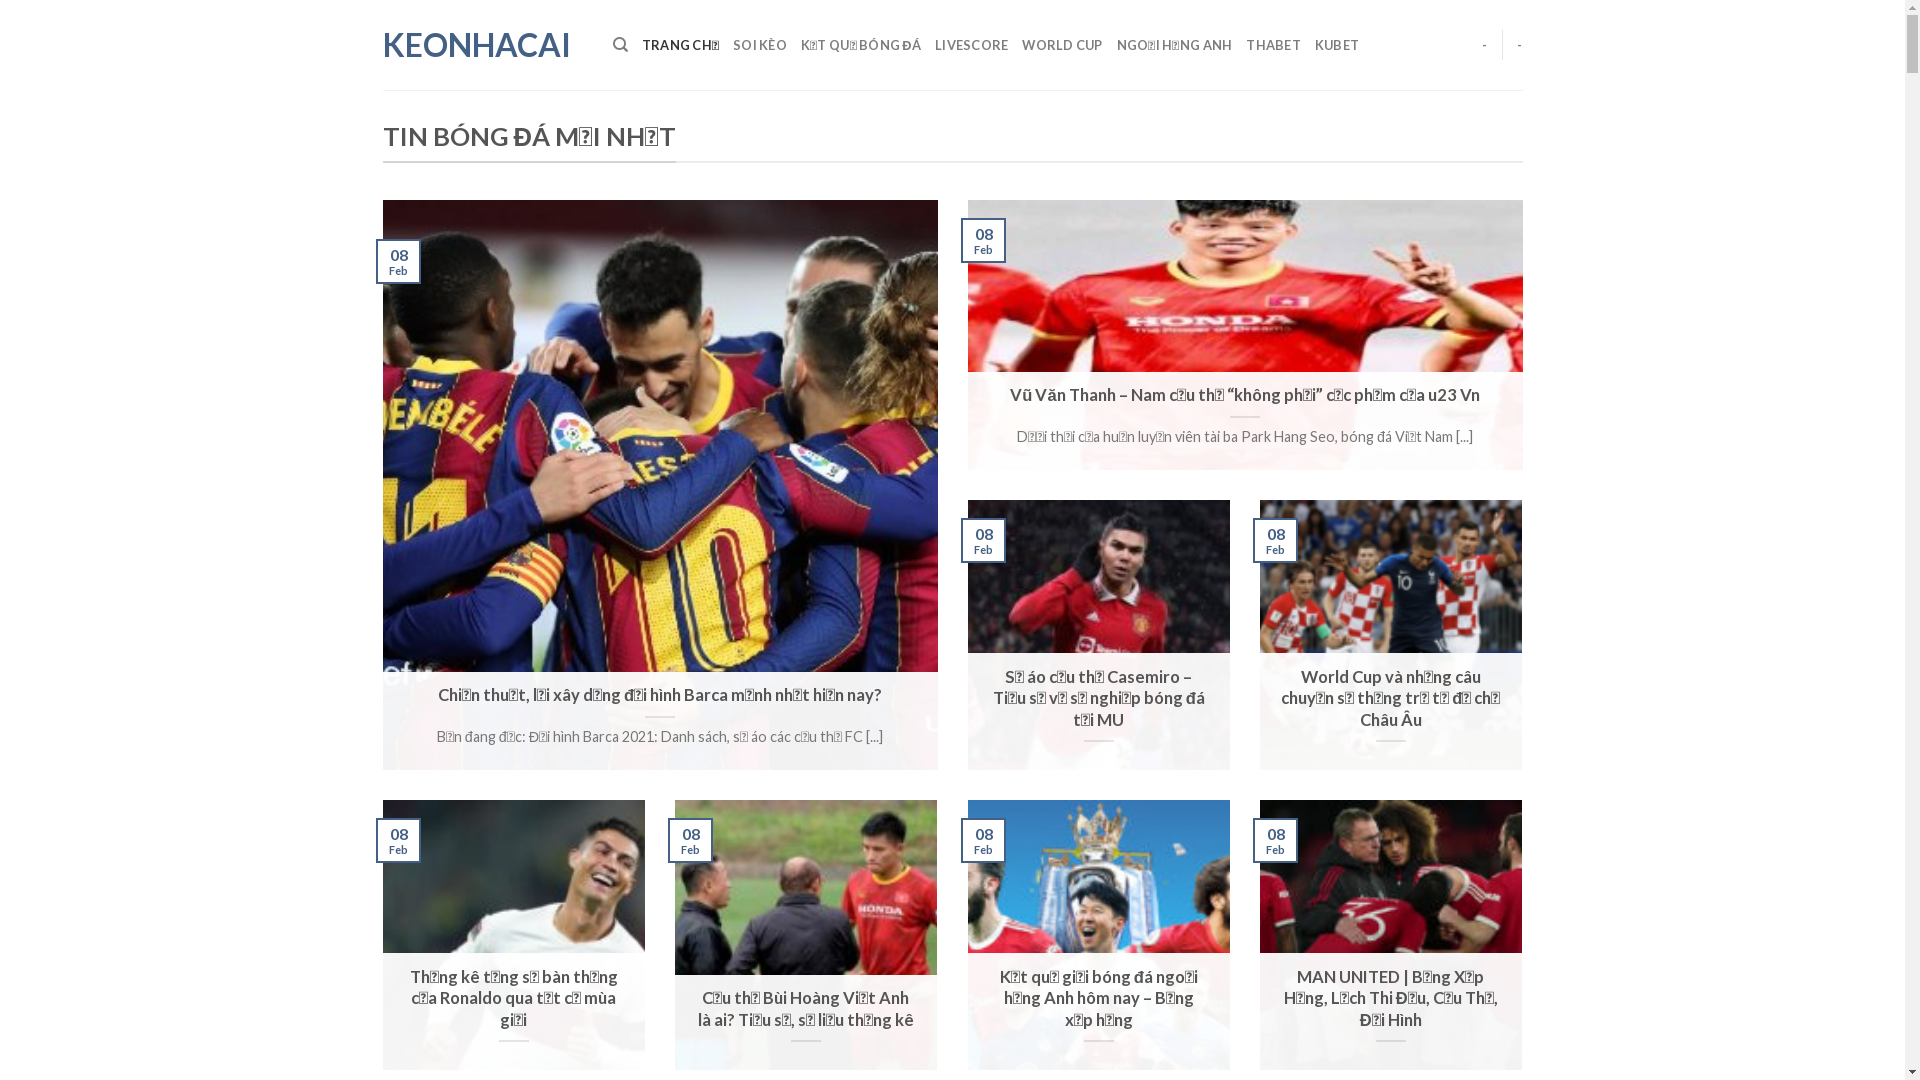 The height and width of the screenshot is (1080, 1920). What do you see at coordinates (481, 45) in the screenshot?
I see `'KEONHACAI'` at bounding box center [481, 45].